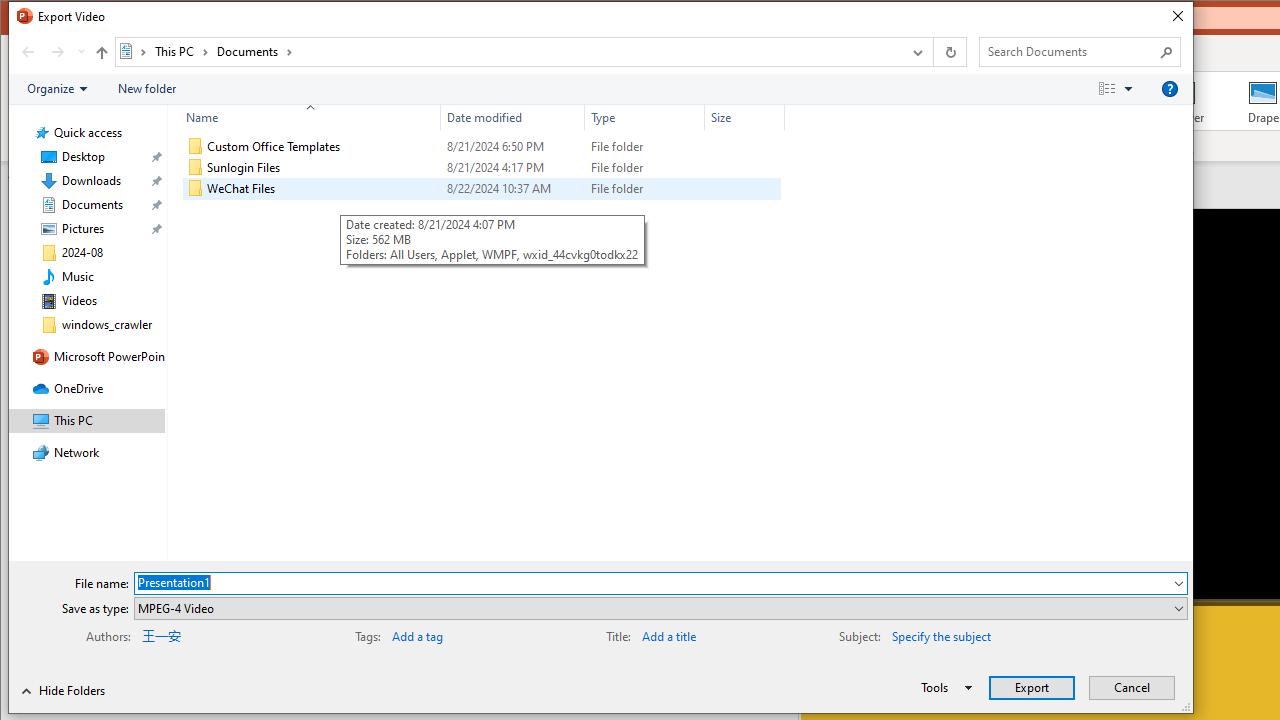  I want to click on 'Tools', so click(942, 686).